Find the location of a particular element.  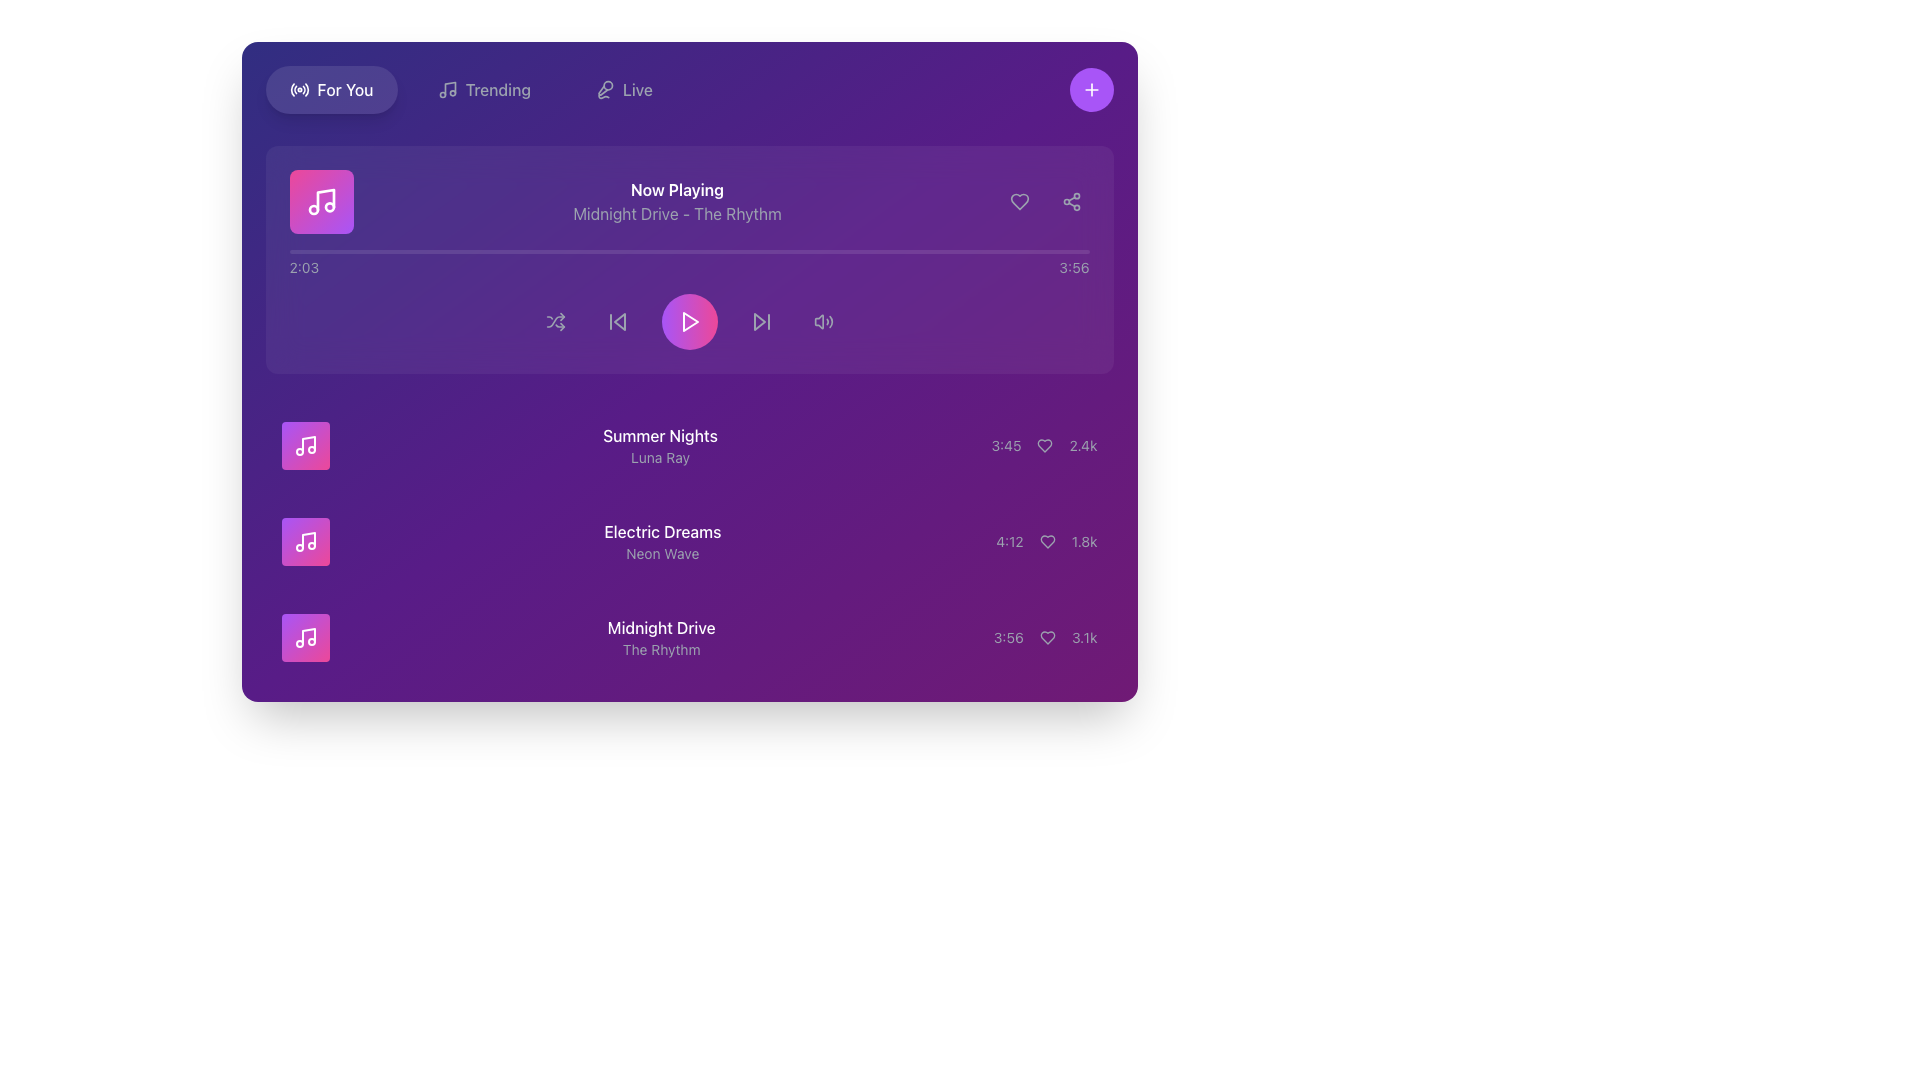

the share icon in the top-right section of the 'Now Playing' box is located at coordinates (1070, 201).